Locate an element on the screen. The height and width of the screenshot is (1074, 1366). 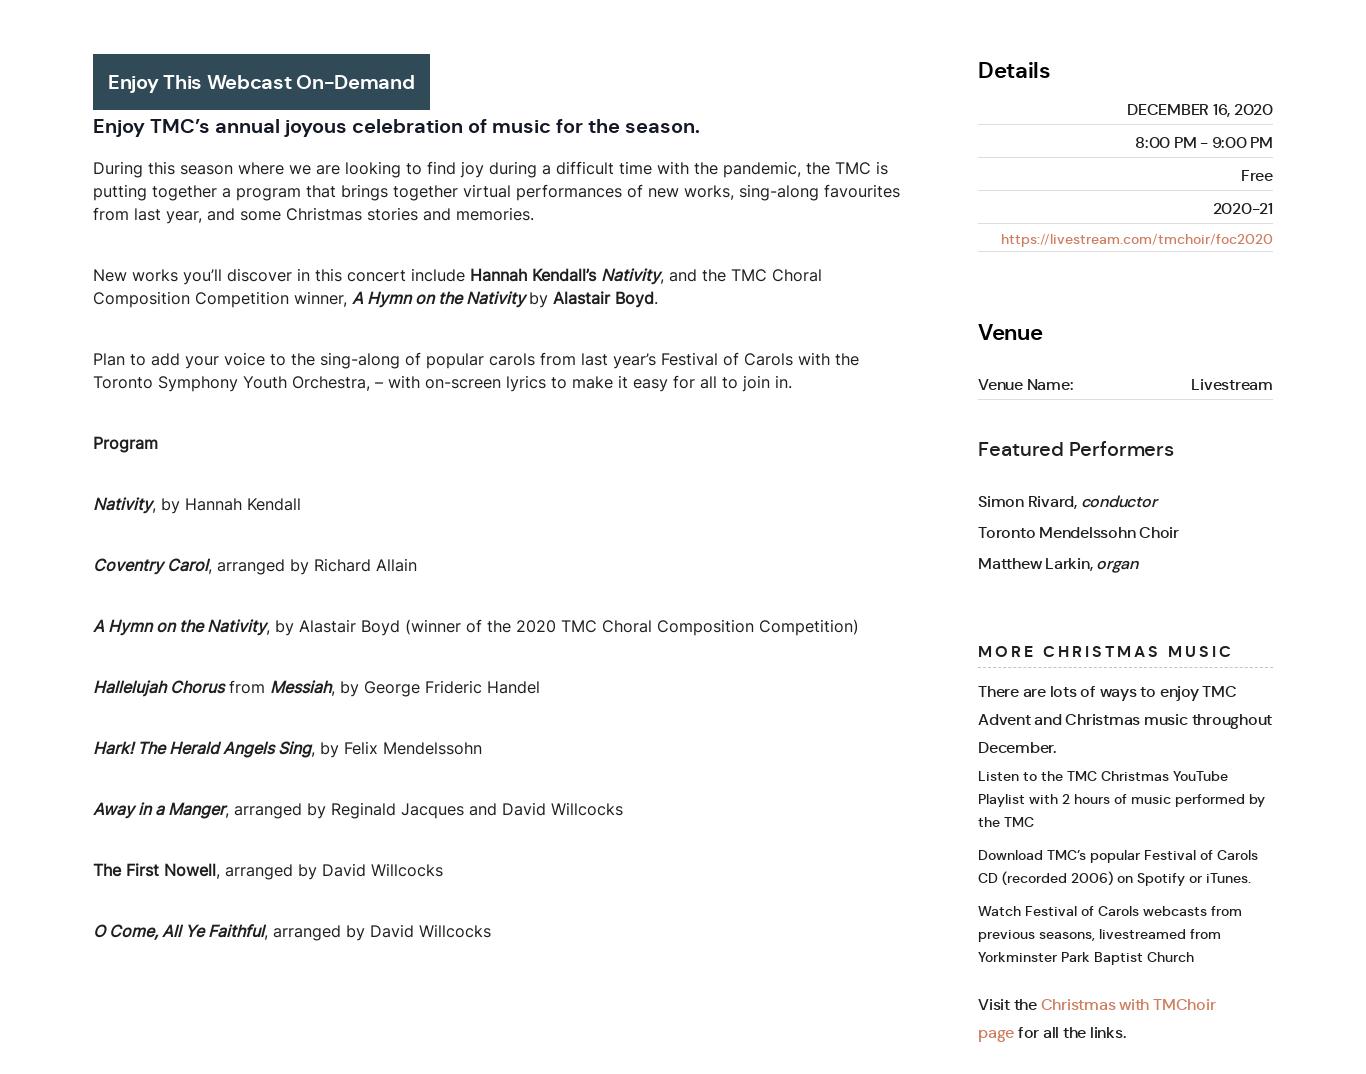
'Free' is located at coordinates (1255, 174).